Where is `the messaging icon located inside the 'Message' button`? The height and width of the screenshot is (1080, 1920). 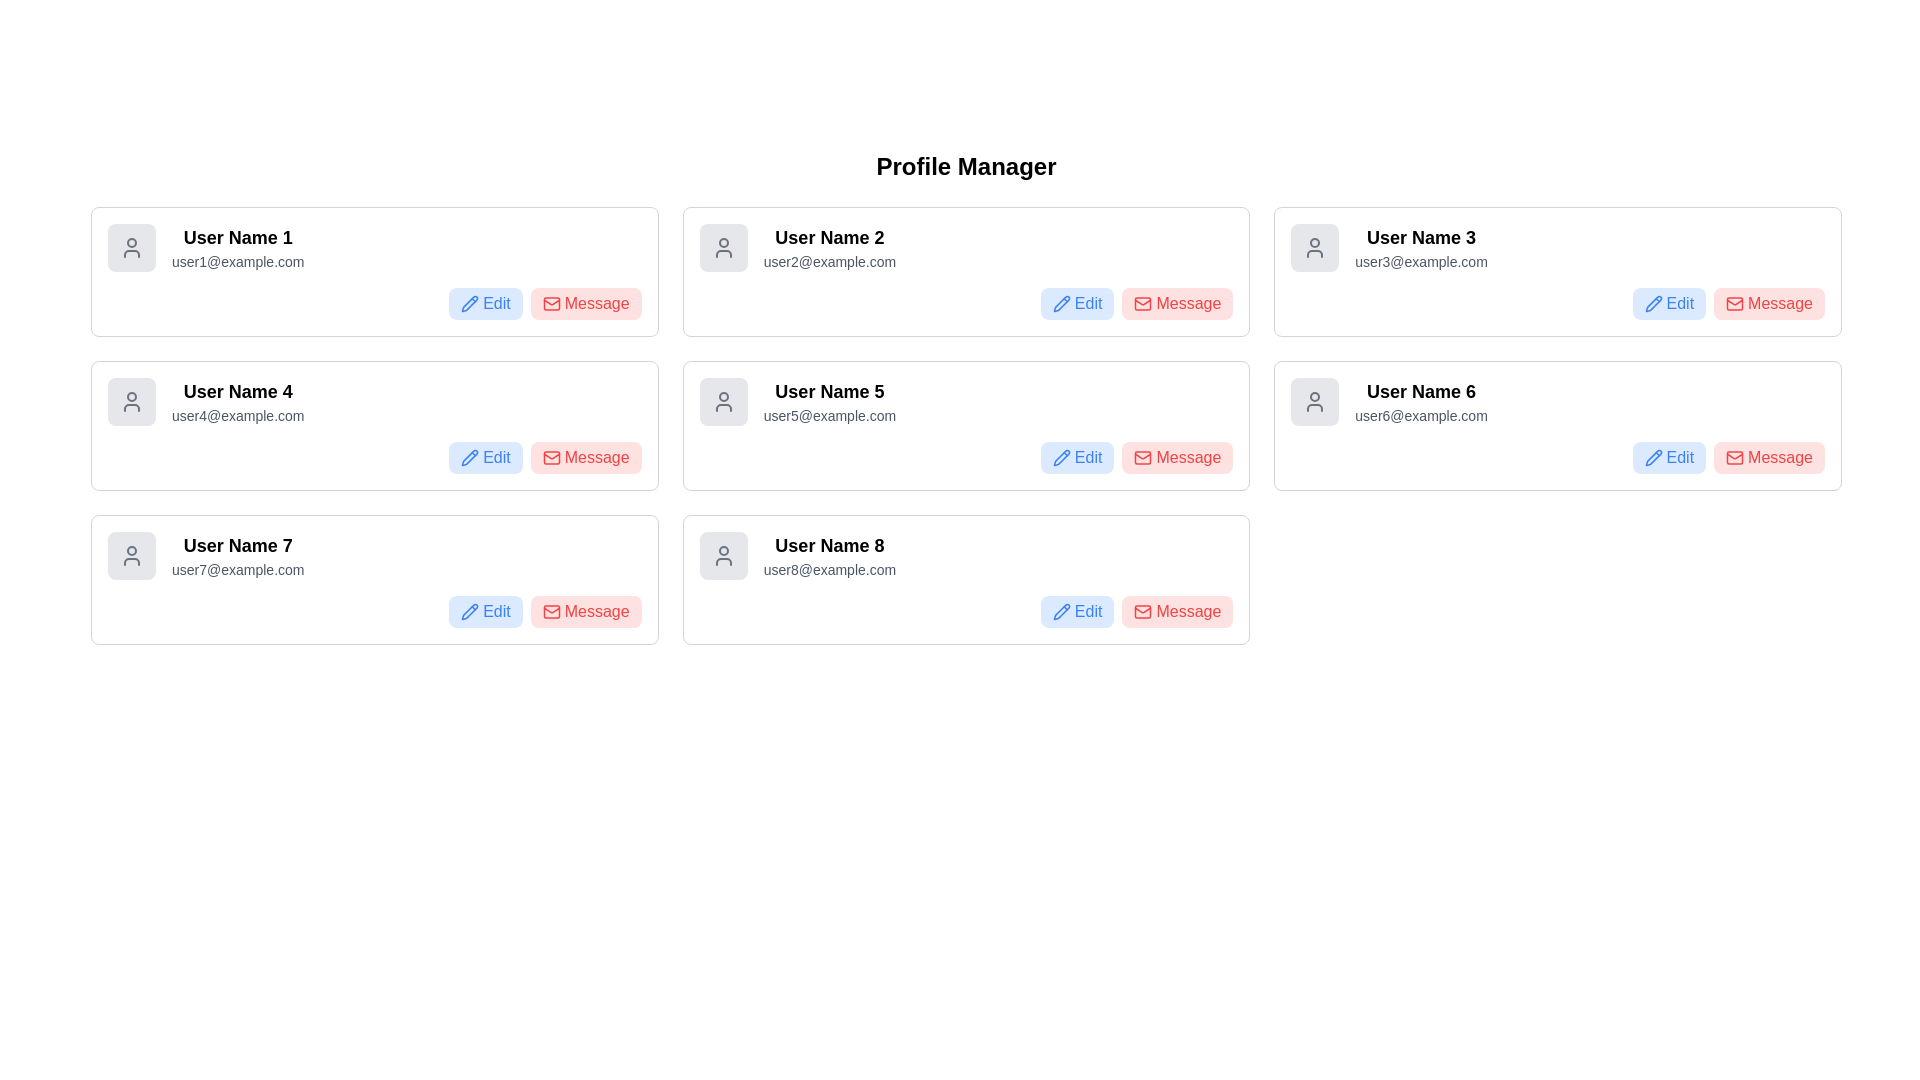 the messaging icon located inside the 'Message' button is located at coordinates (551, 458).